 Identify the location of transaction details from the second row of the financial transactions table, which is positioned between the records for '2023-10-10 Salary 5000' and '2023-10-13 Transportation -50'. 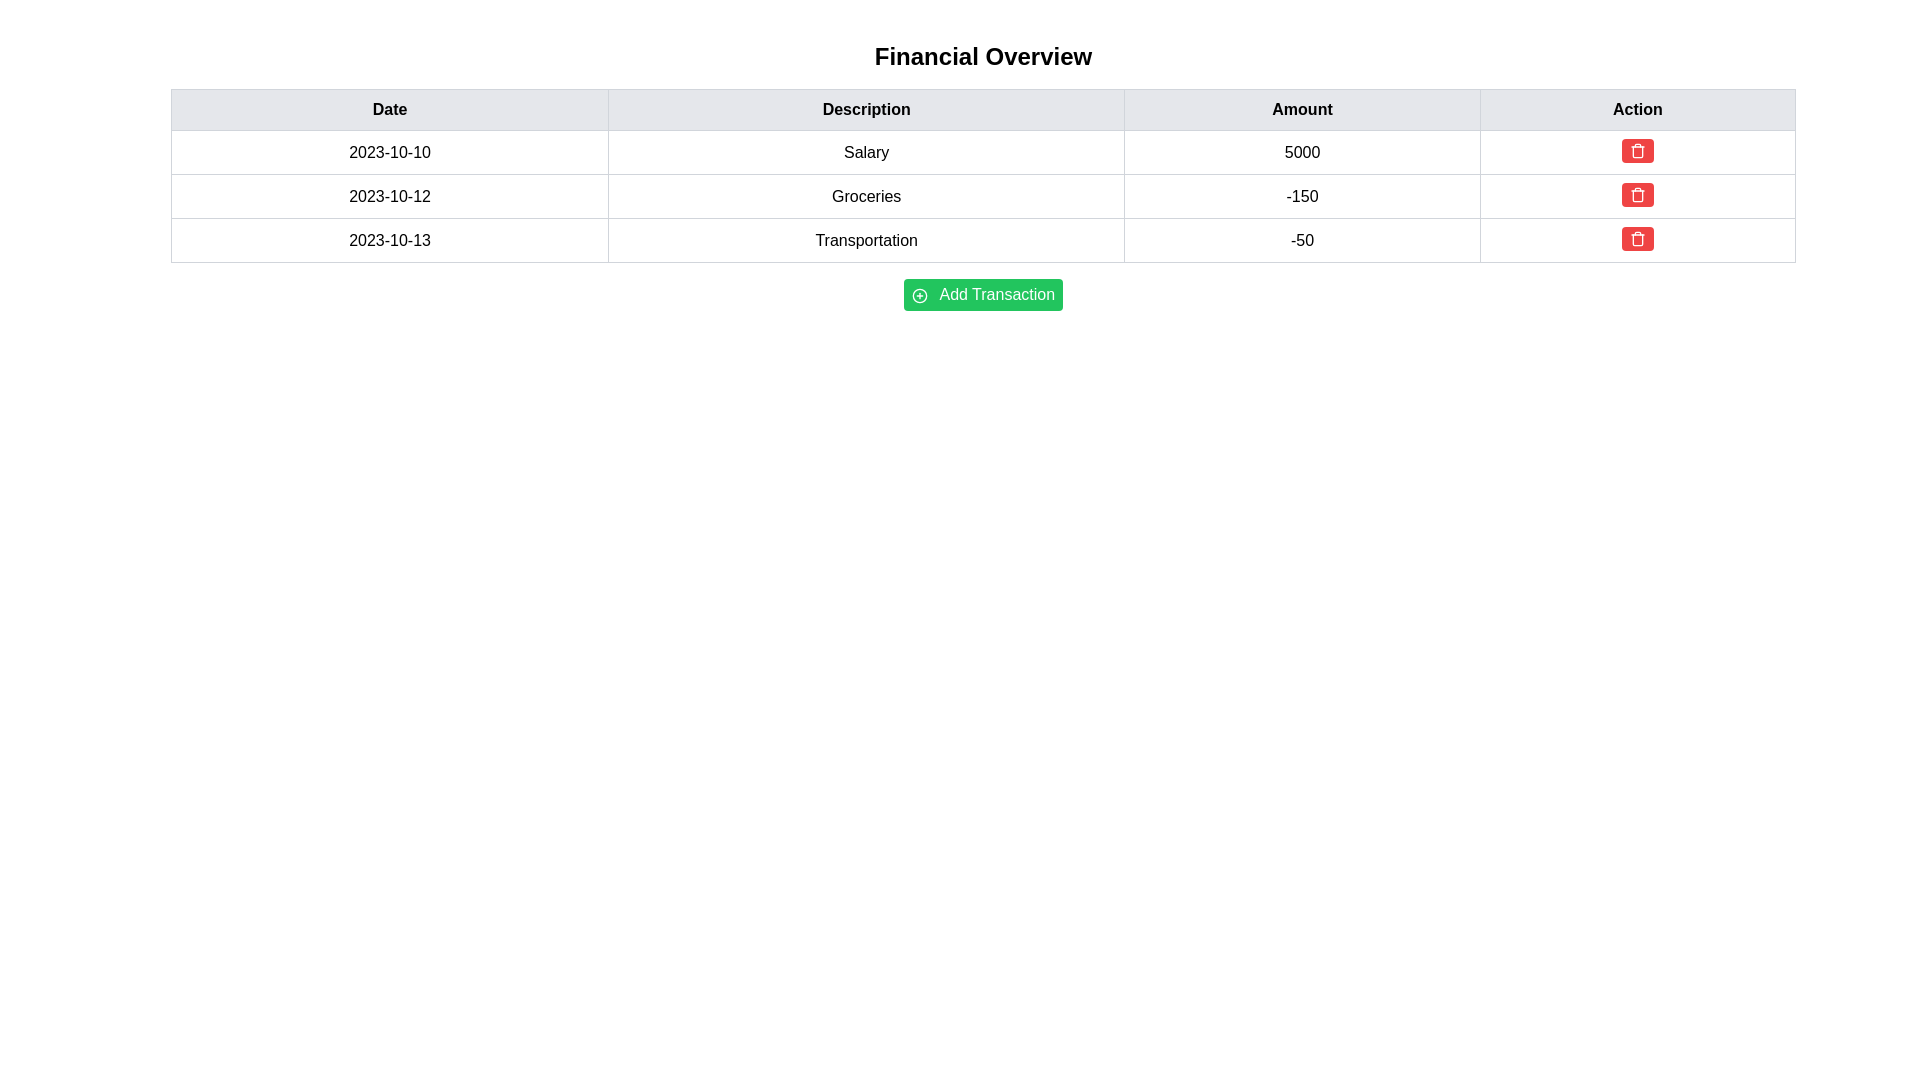
(983, 196).